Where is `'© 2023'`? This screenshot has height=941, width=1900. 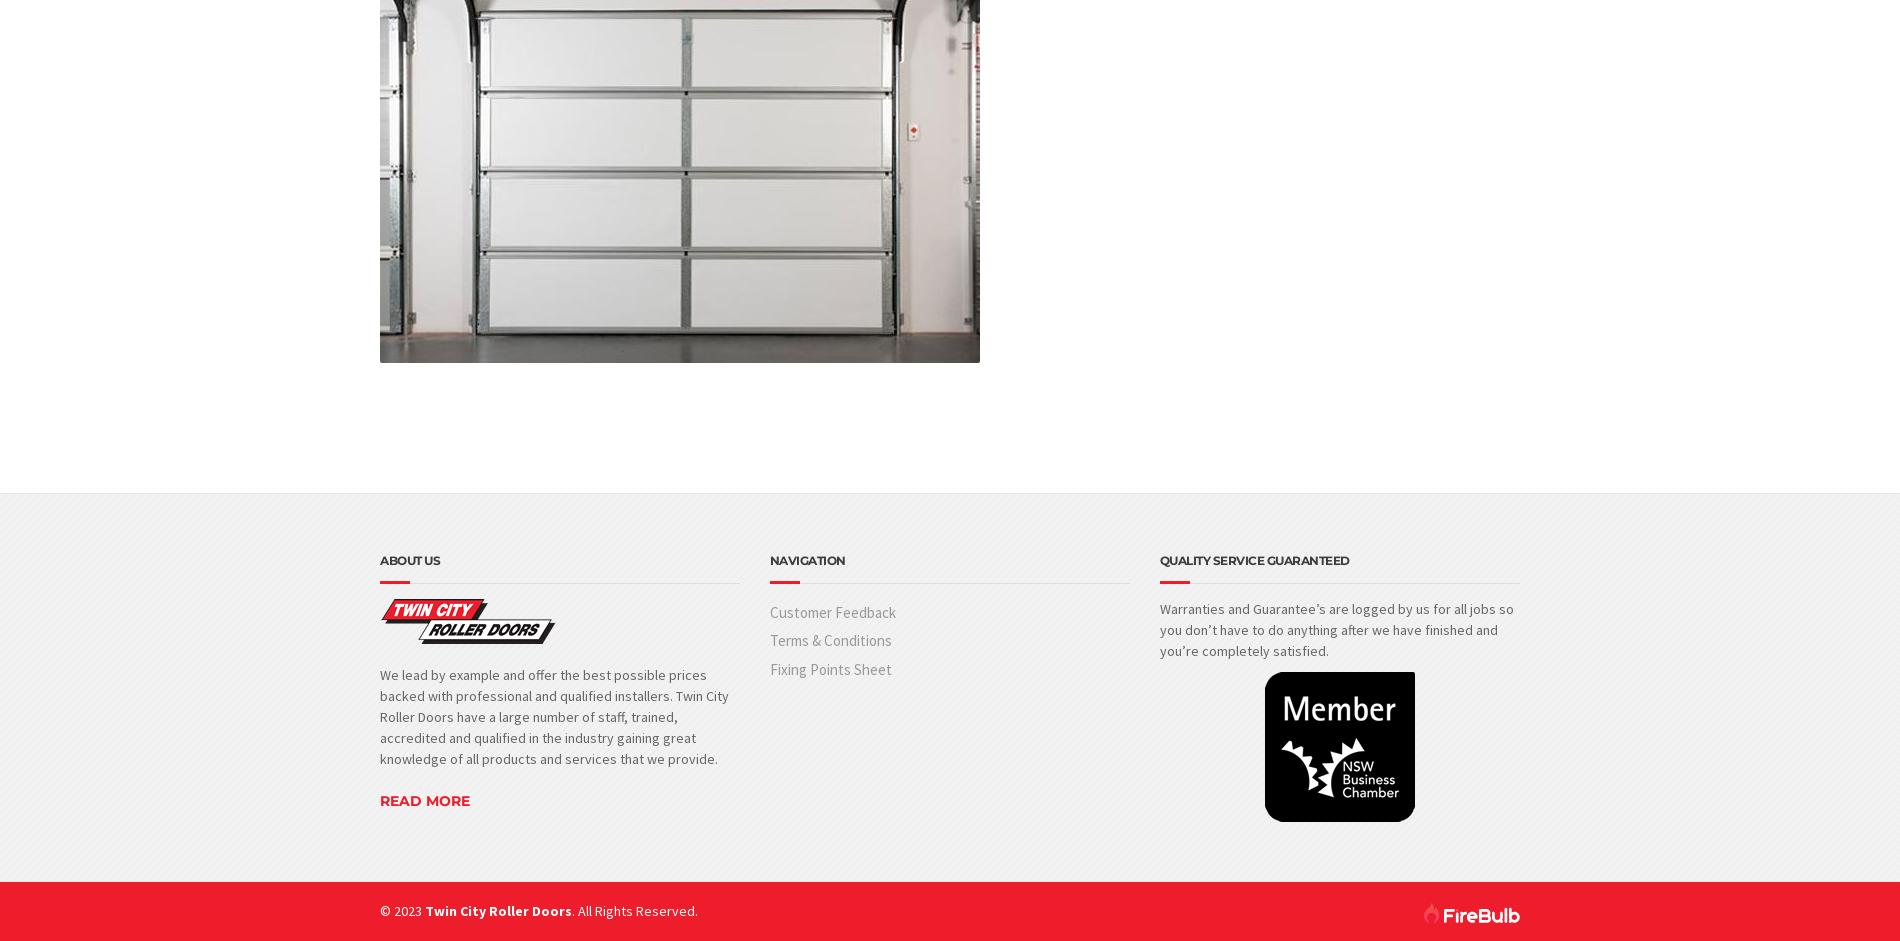 '© 2023' is located at coordinates (401, 909).